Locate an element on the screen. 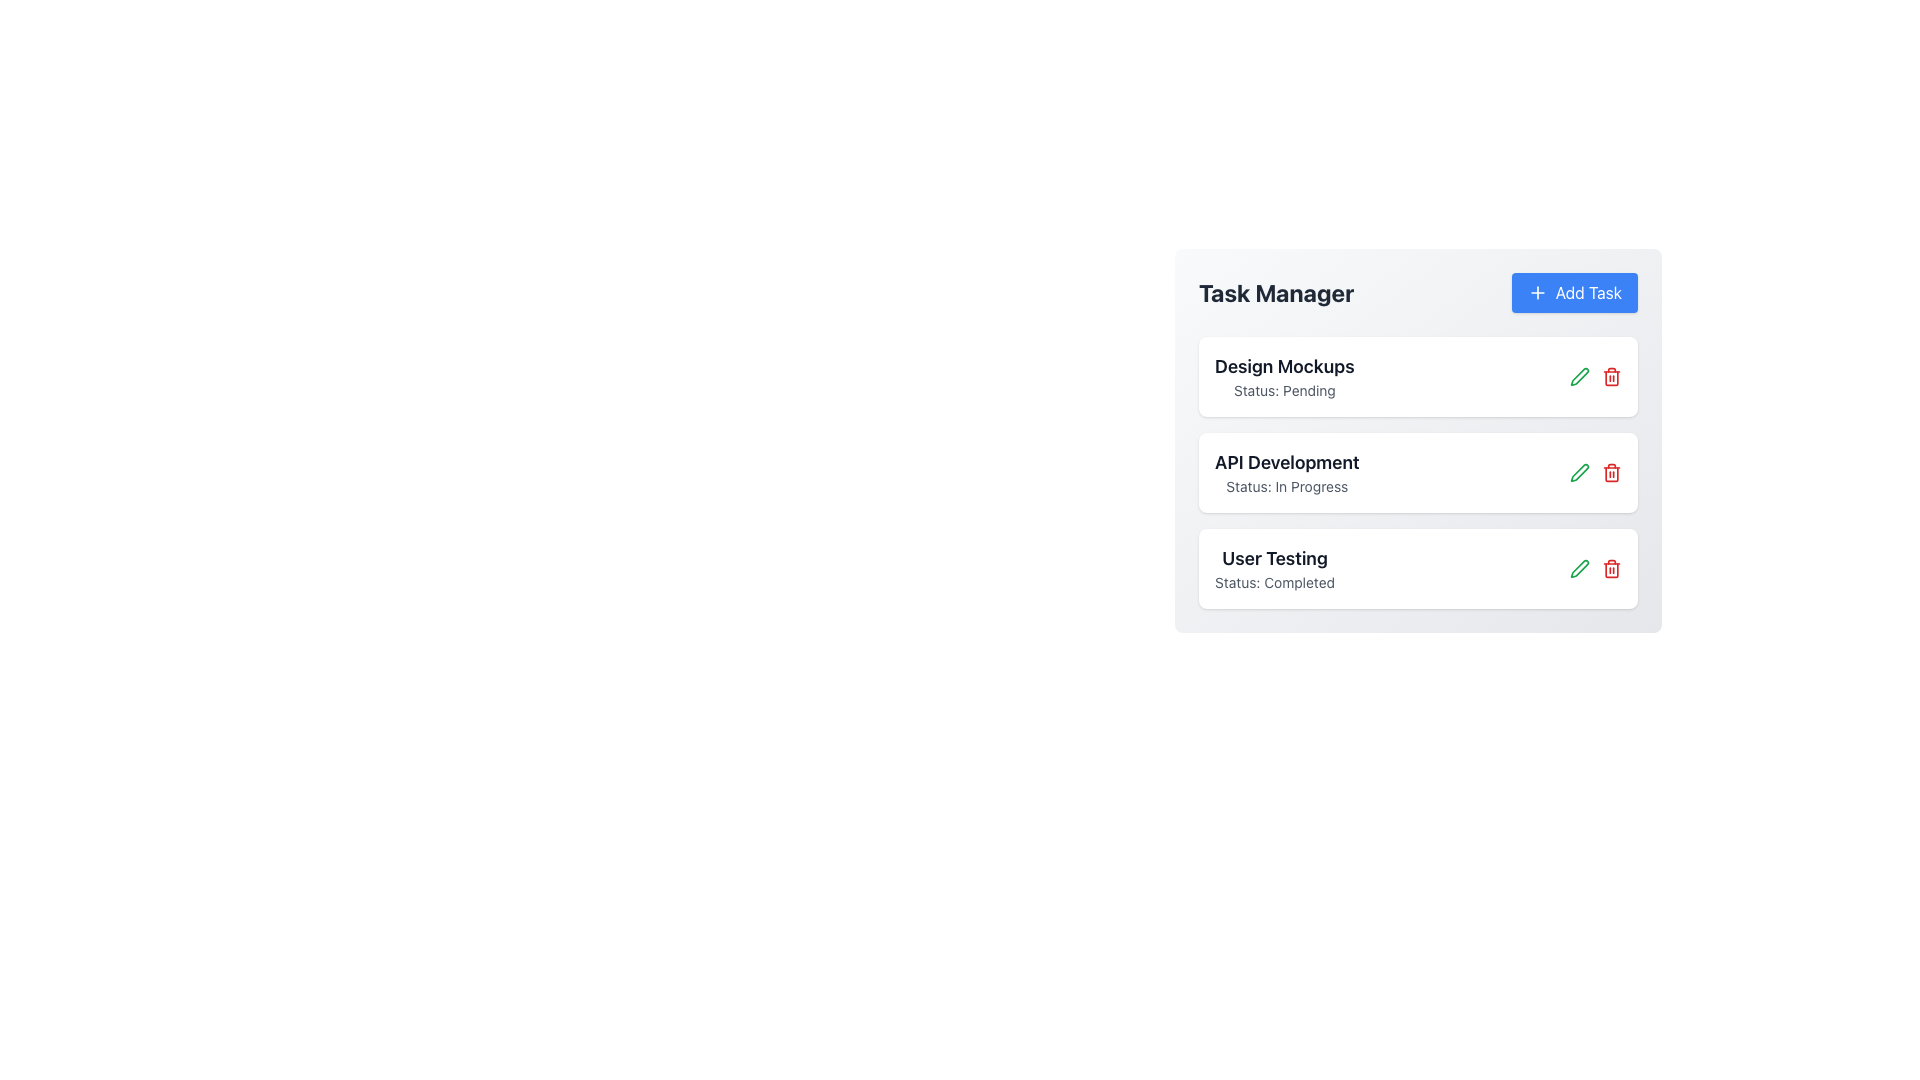  the text label displaying 'User Testing' which is prominently placed in the third task item under 'Task Manager' is located at coordinates (1274, 559).